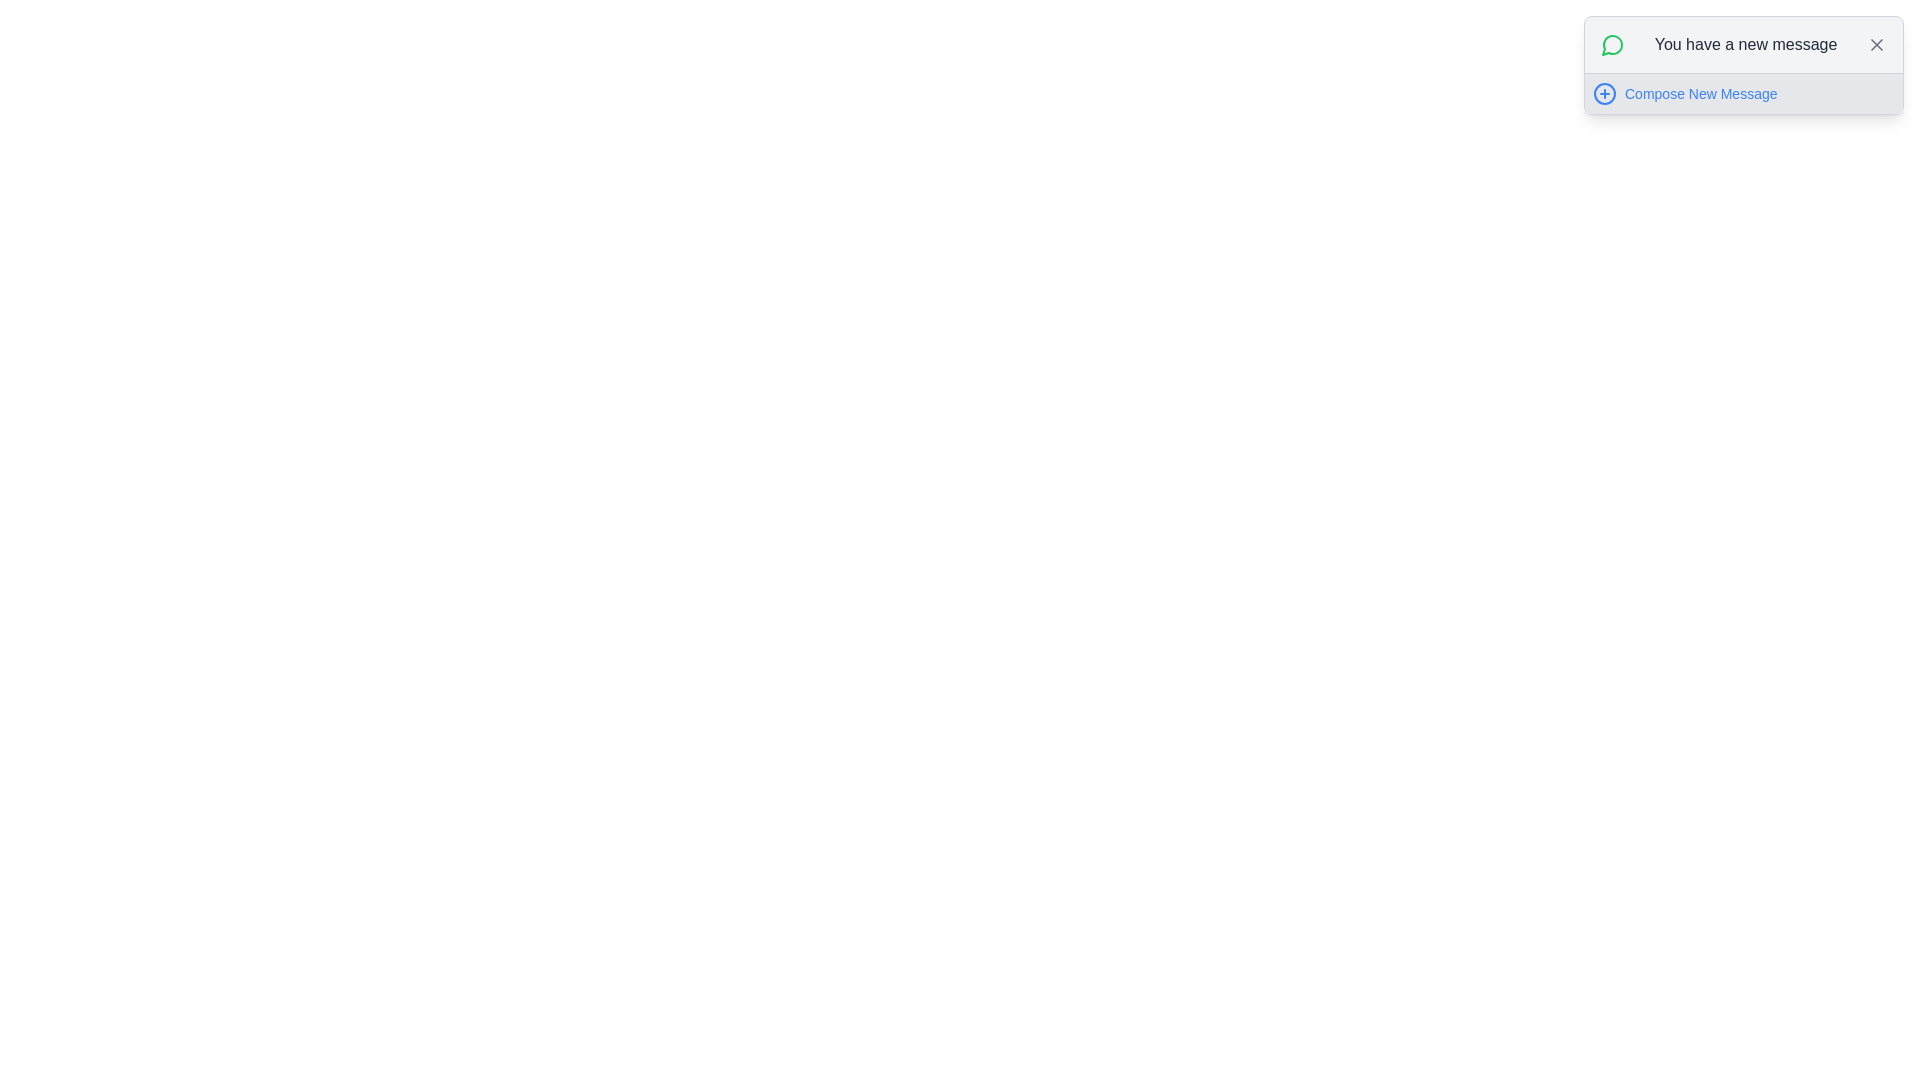 The width and height of the screenshot is (1920, 1080). What do you see at coordinates (1604, 93) in the screenshot?
I see `the 'Compose New Message' icon button located to the left of the 'Compose New Message' label` at bounding box center [1604, 93].